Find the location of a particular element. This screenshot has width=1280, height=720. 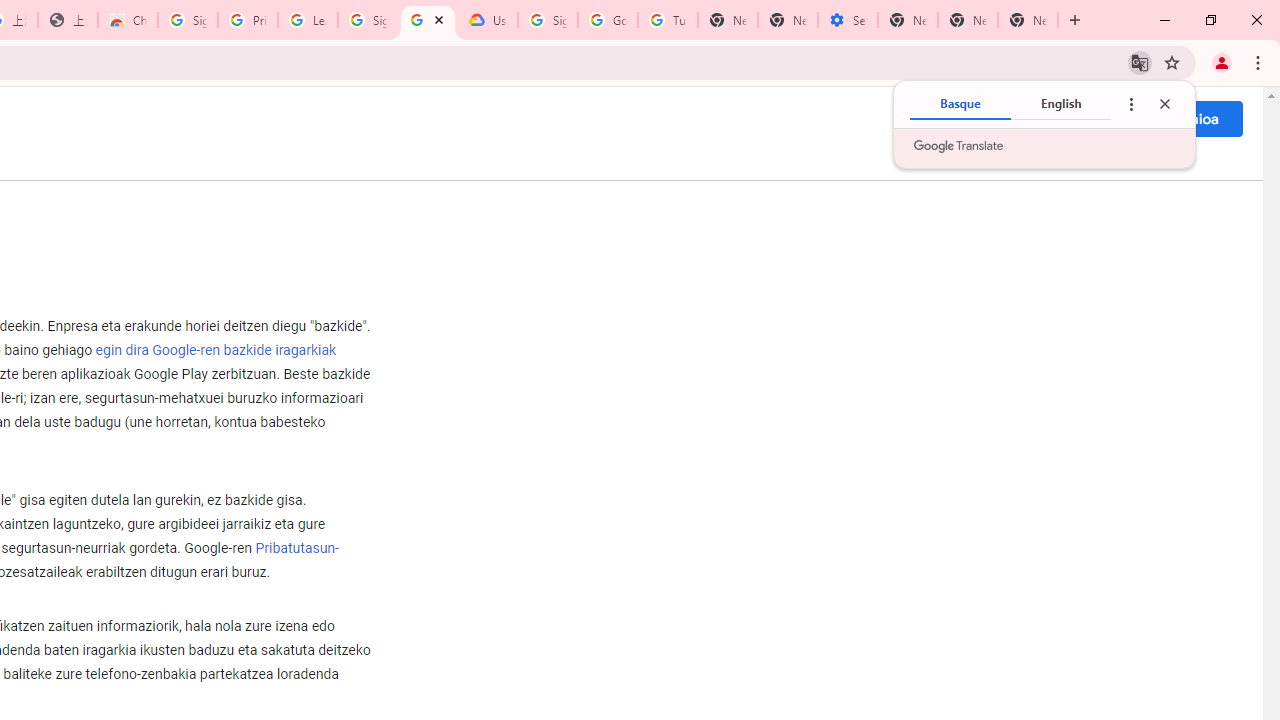

'Basque' is located at coordinates (960, 104).